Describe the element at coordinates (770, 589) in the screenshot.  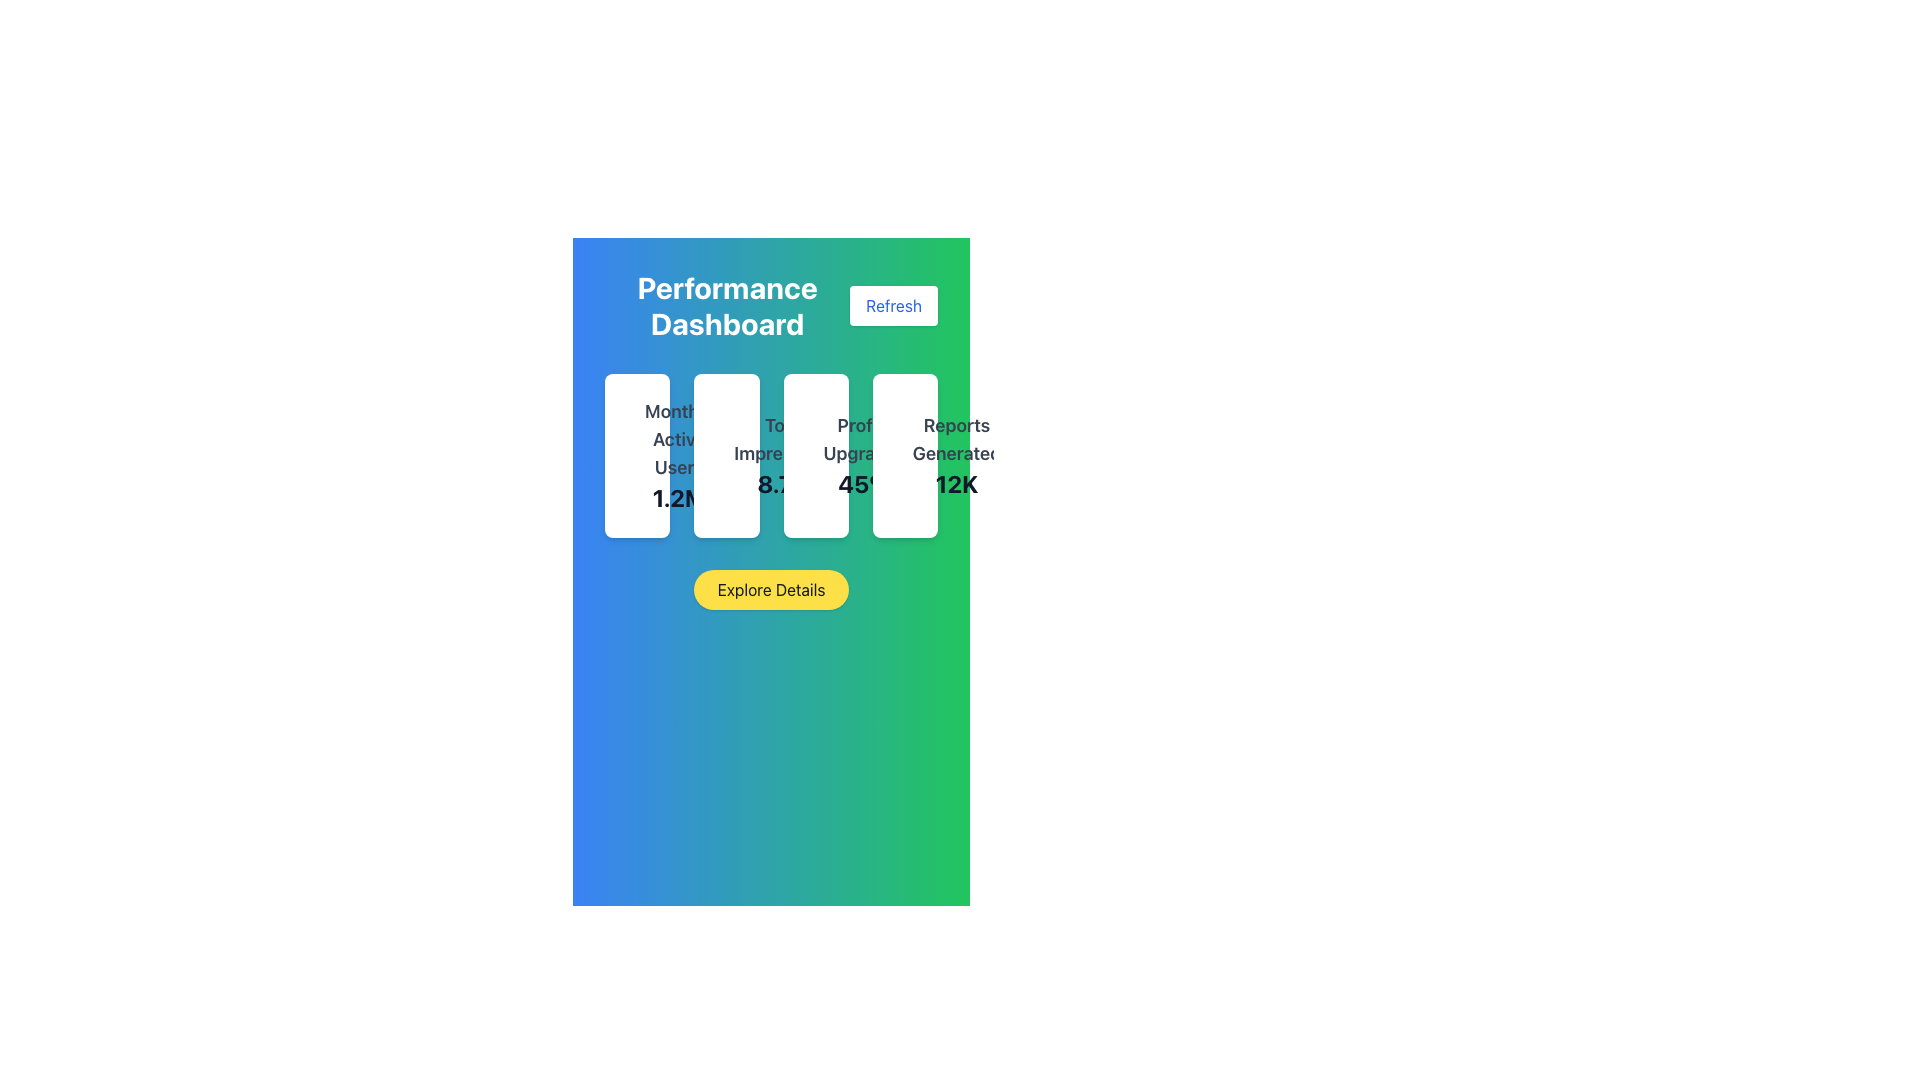
I see `the prominent 'Explore Details' button with a yellow background` at that location.